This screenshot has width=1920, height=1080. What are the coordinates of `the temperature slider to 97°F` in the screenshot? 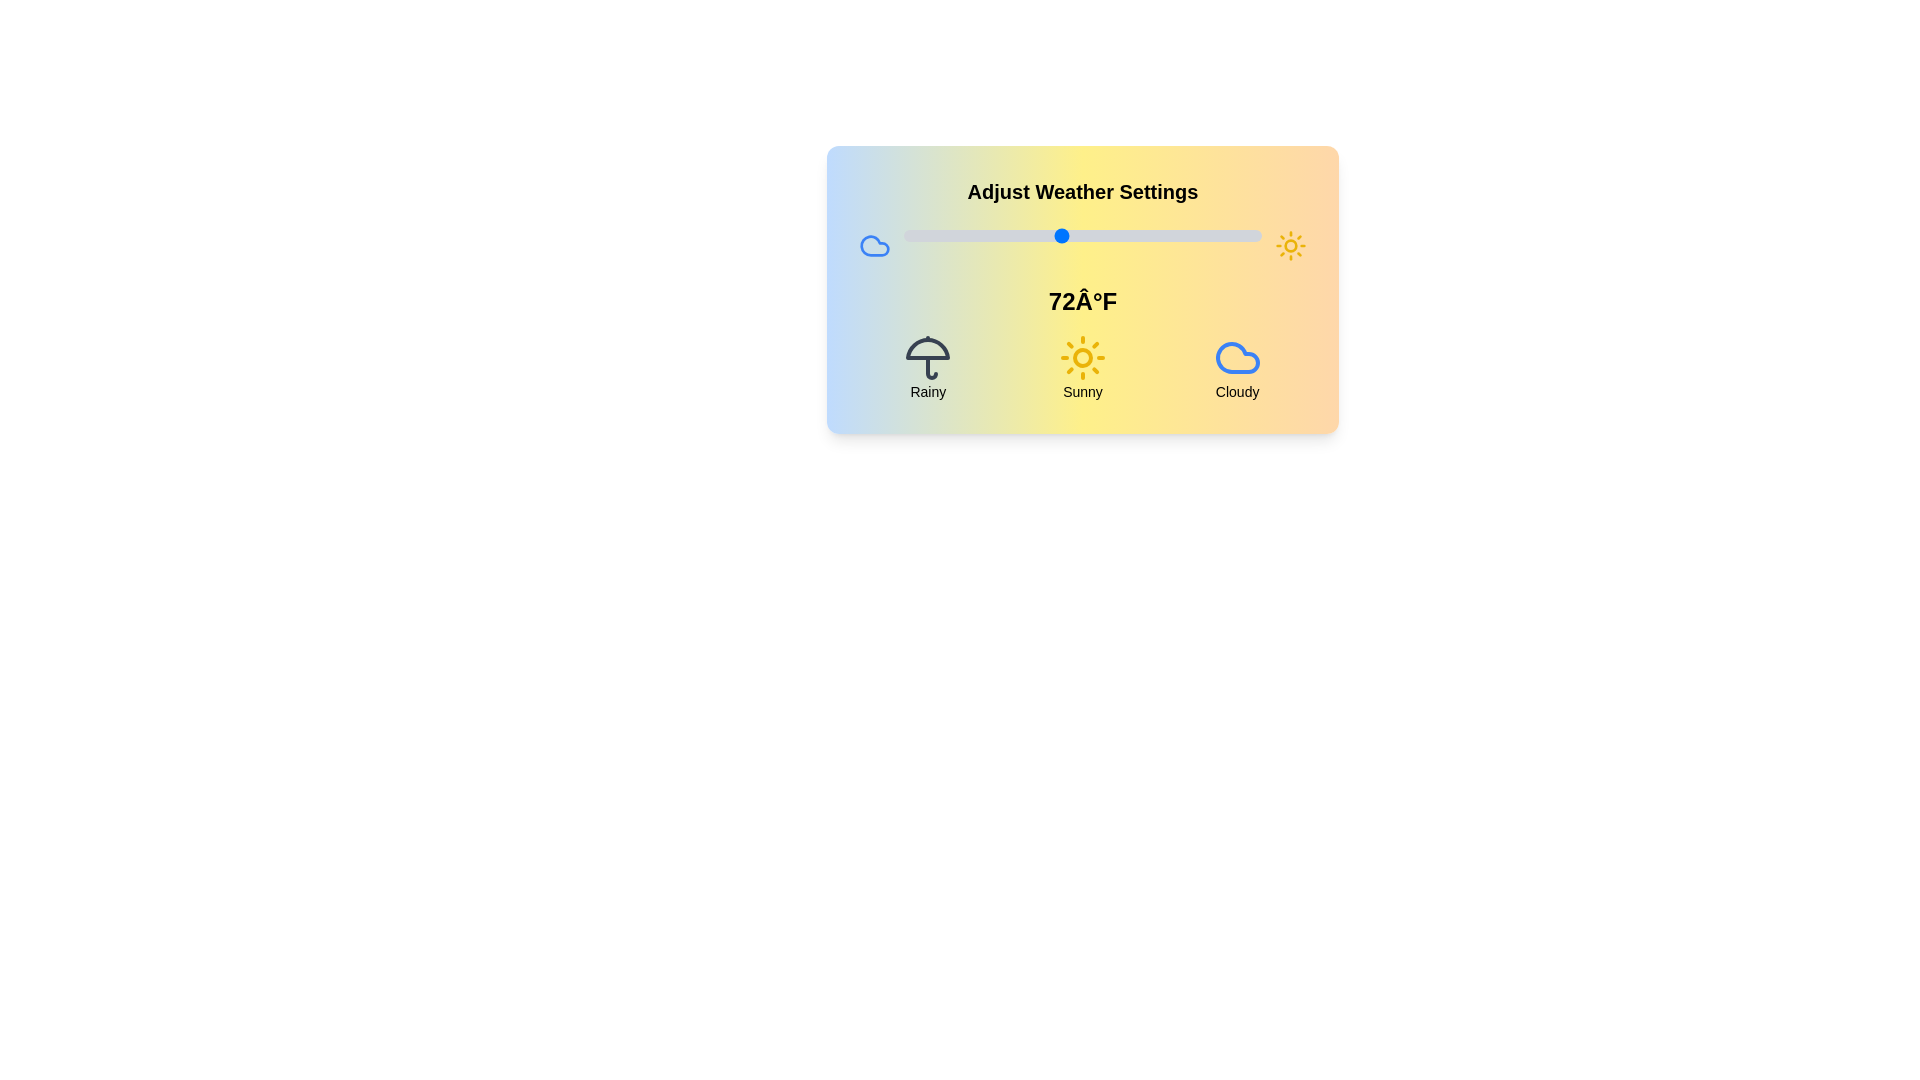 It's located at (1239, 234).